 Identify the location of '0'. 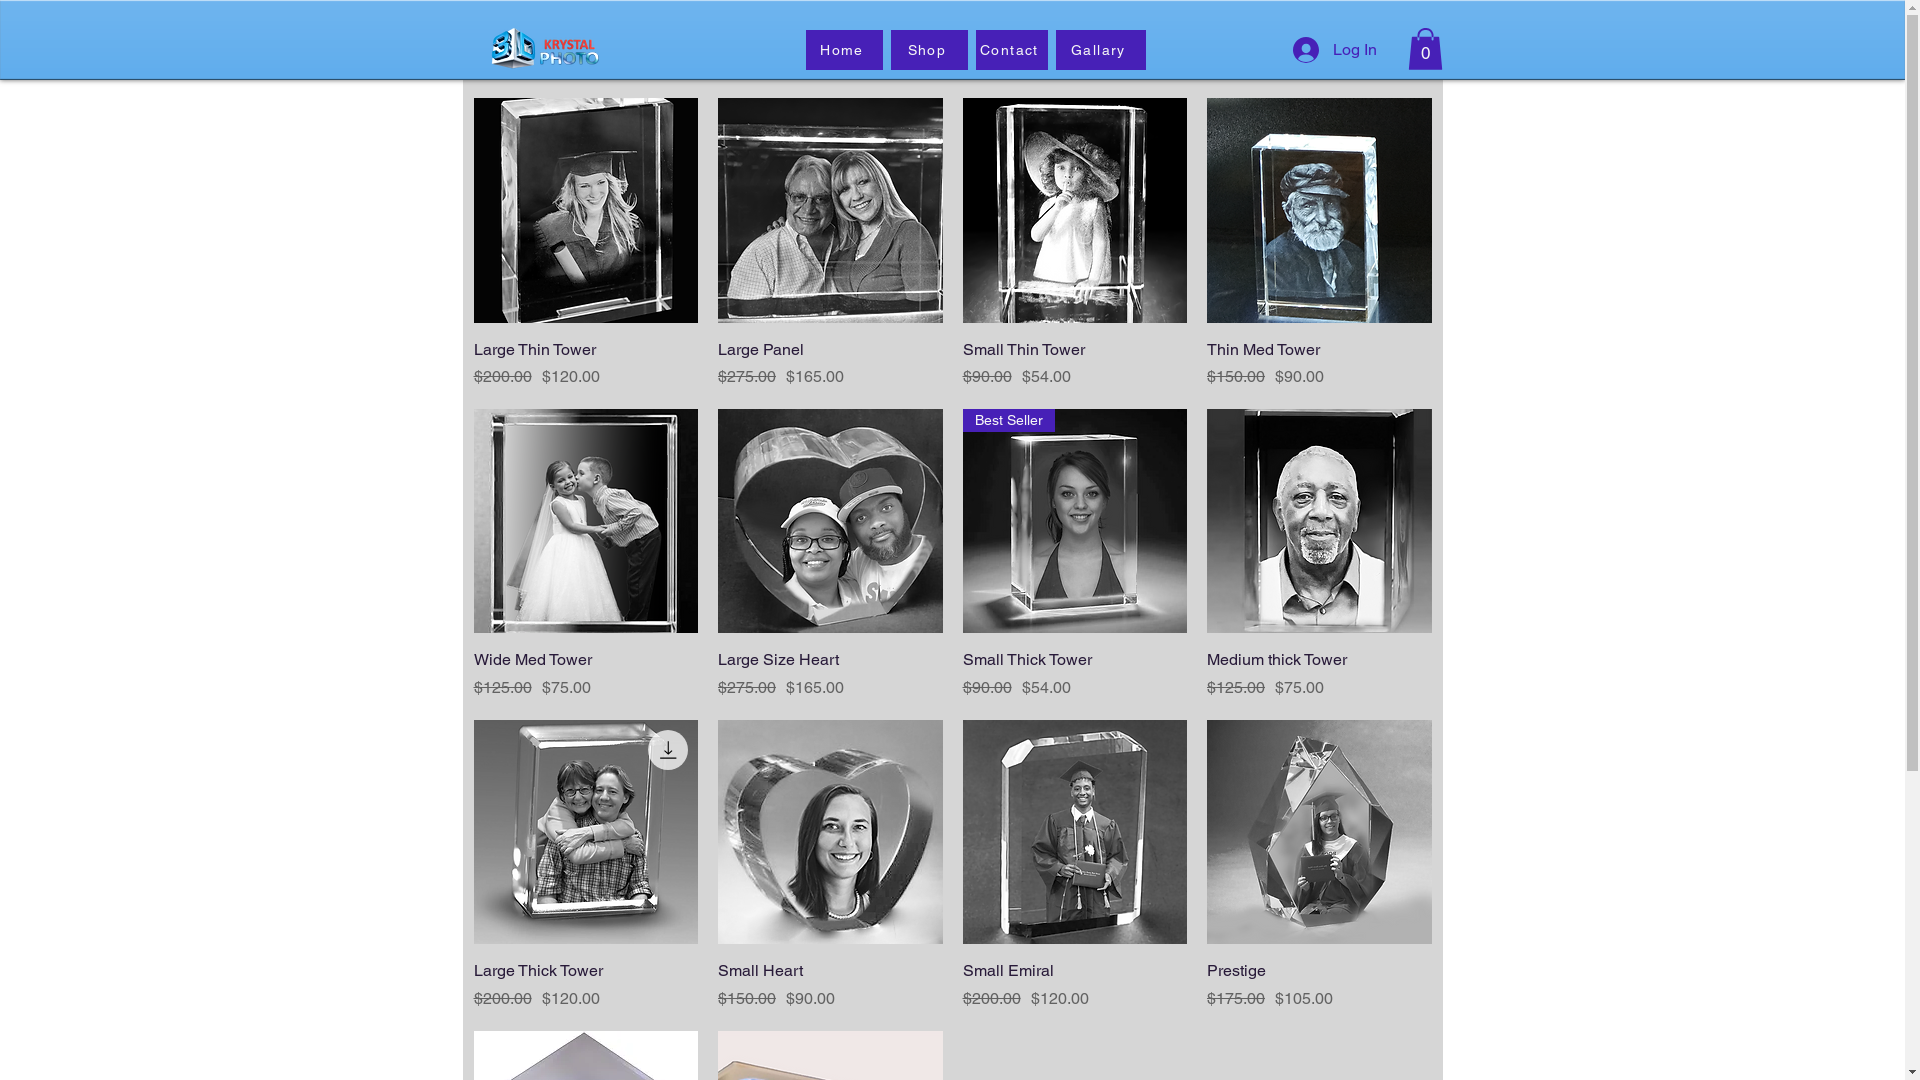
(1424, 48).